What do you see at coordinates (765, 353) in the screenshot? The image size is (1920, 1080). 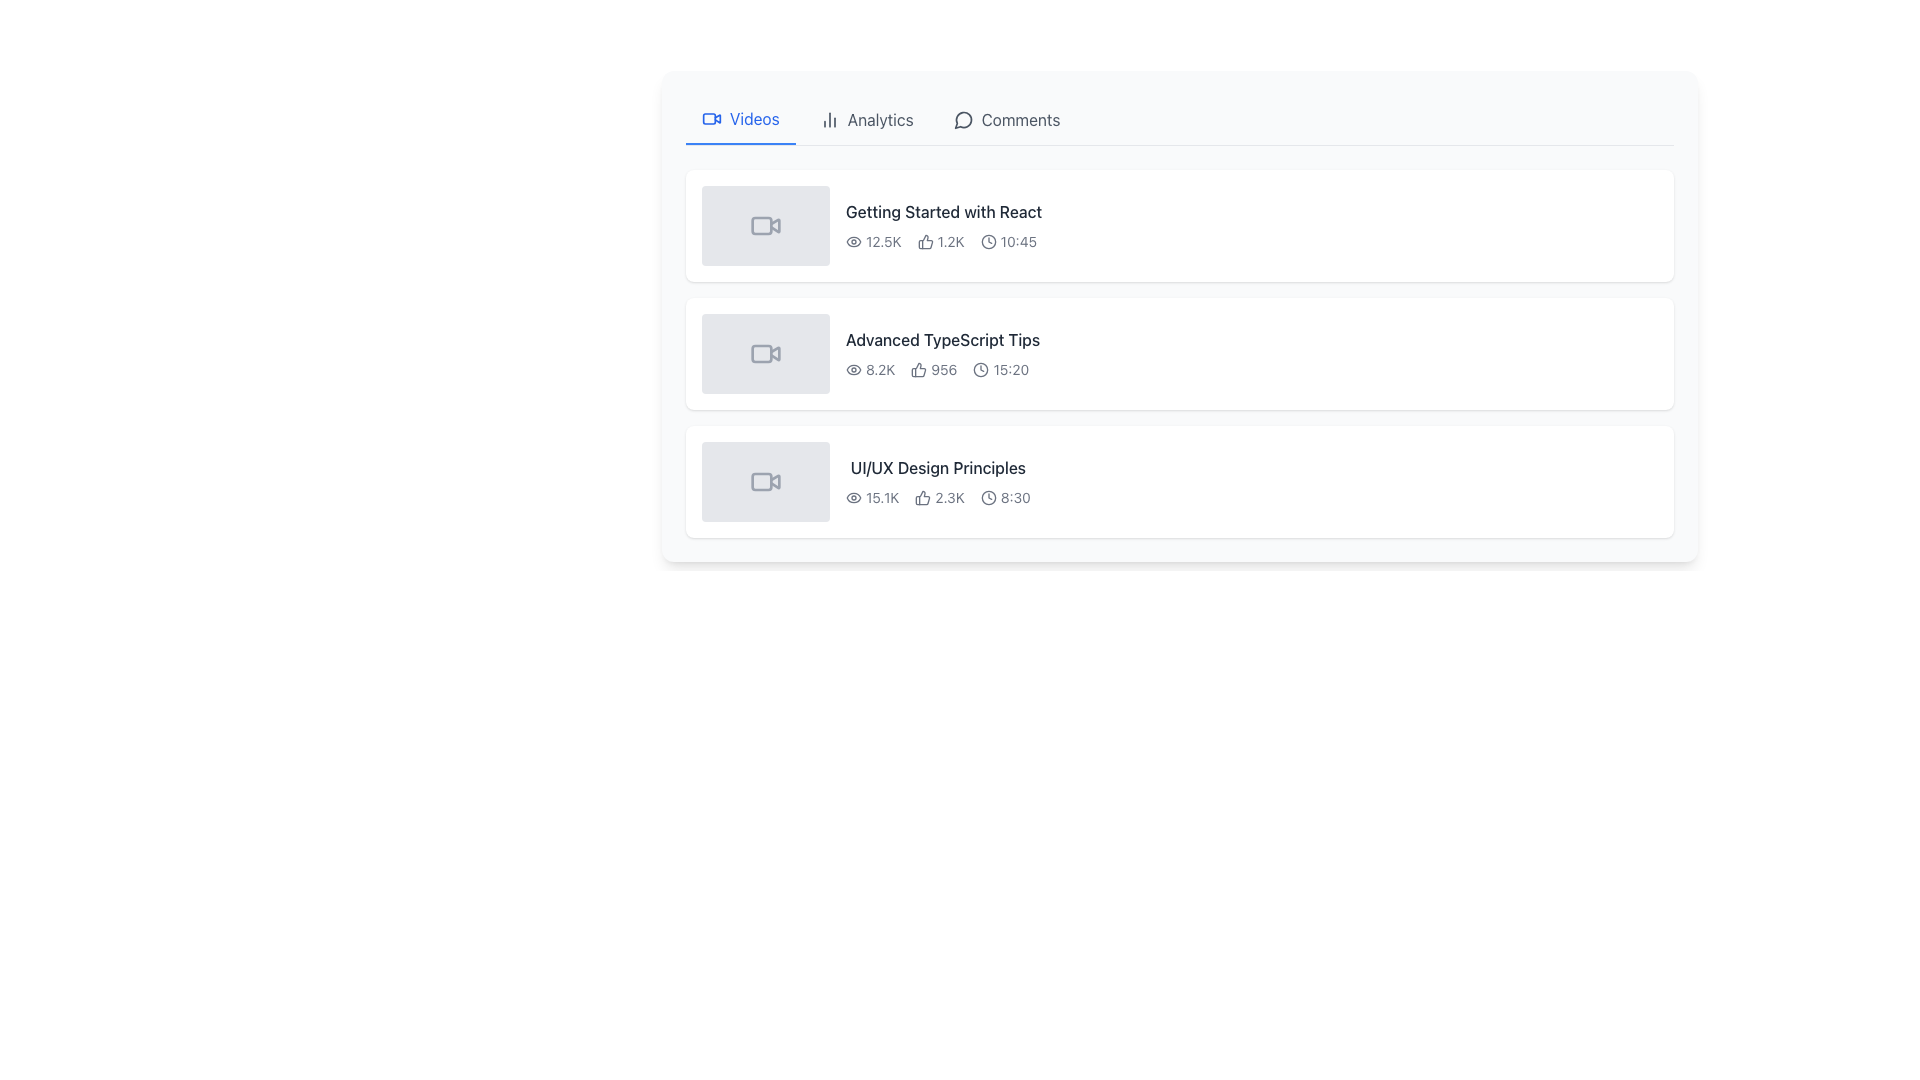 I see `the video thumbnail with a light gray background and a video camera icon featuring a play button, located in the second row of the video list next to the title 'Advanced TypeScript Tips'` at bounding box center [765, 353].